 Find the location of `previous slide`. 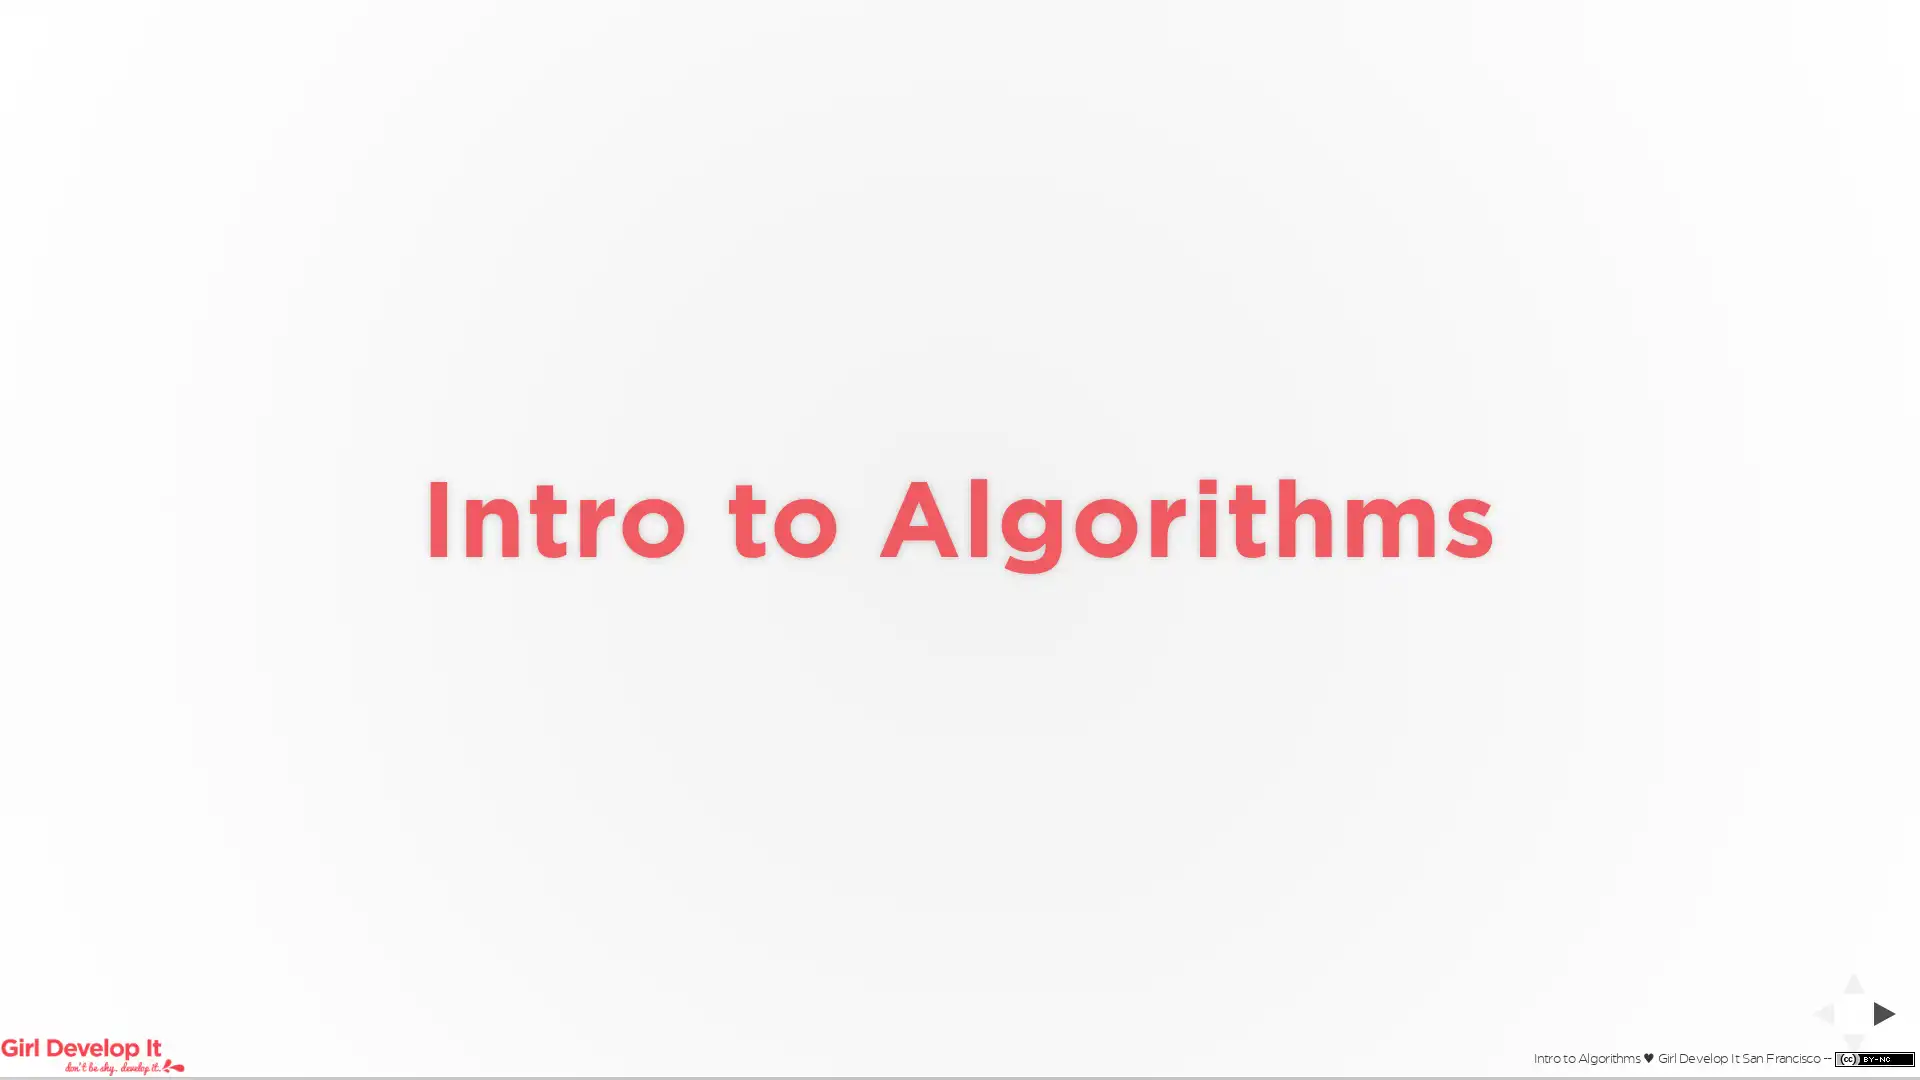

previous slide is located at coordinates (1816, 1013).